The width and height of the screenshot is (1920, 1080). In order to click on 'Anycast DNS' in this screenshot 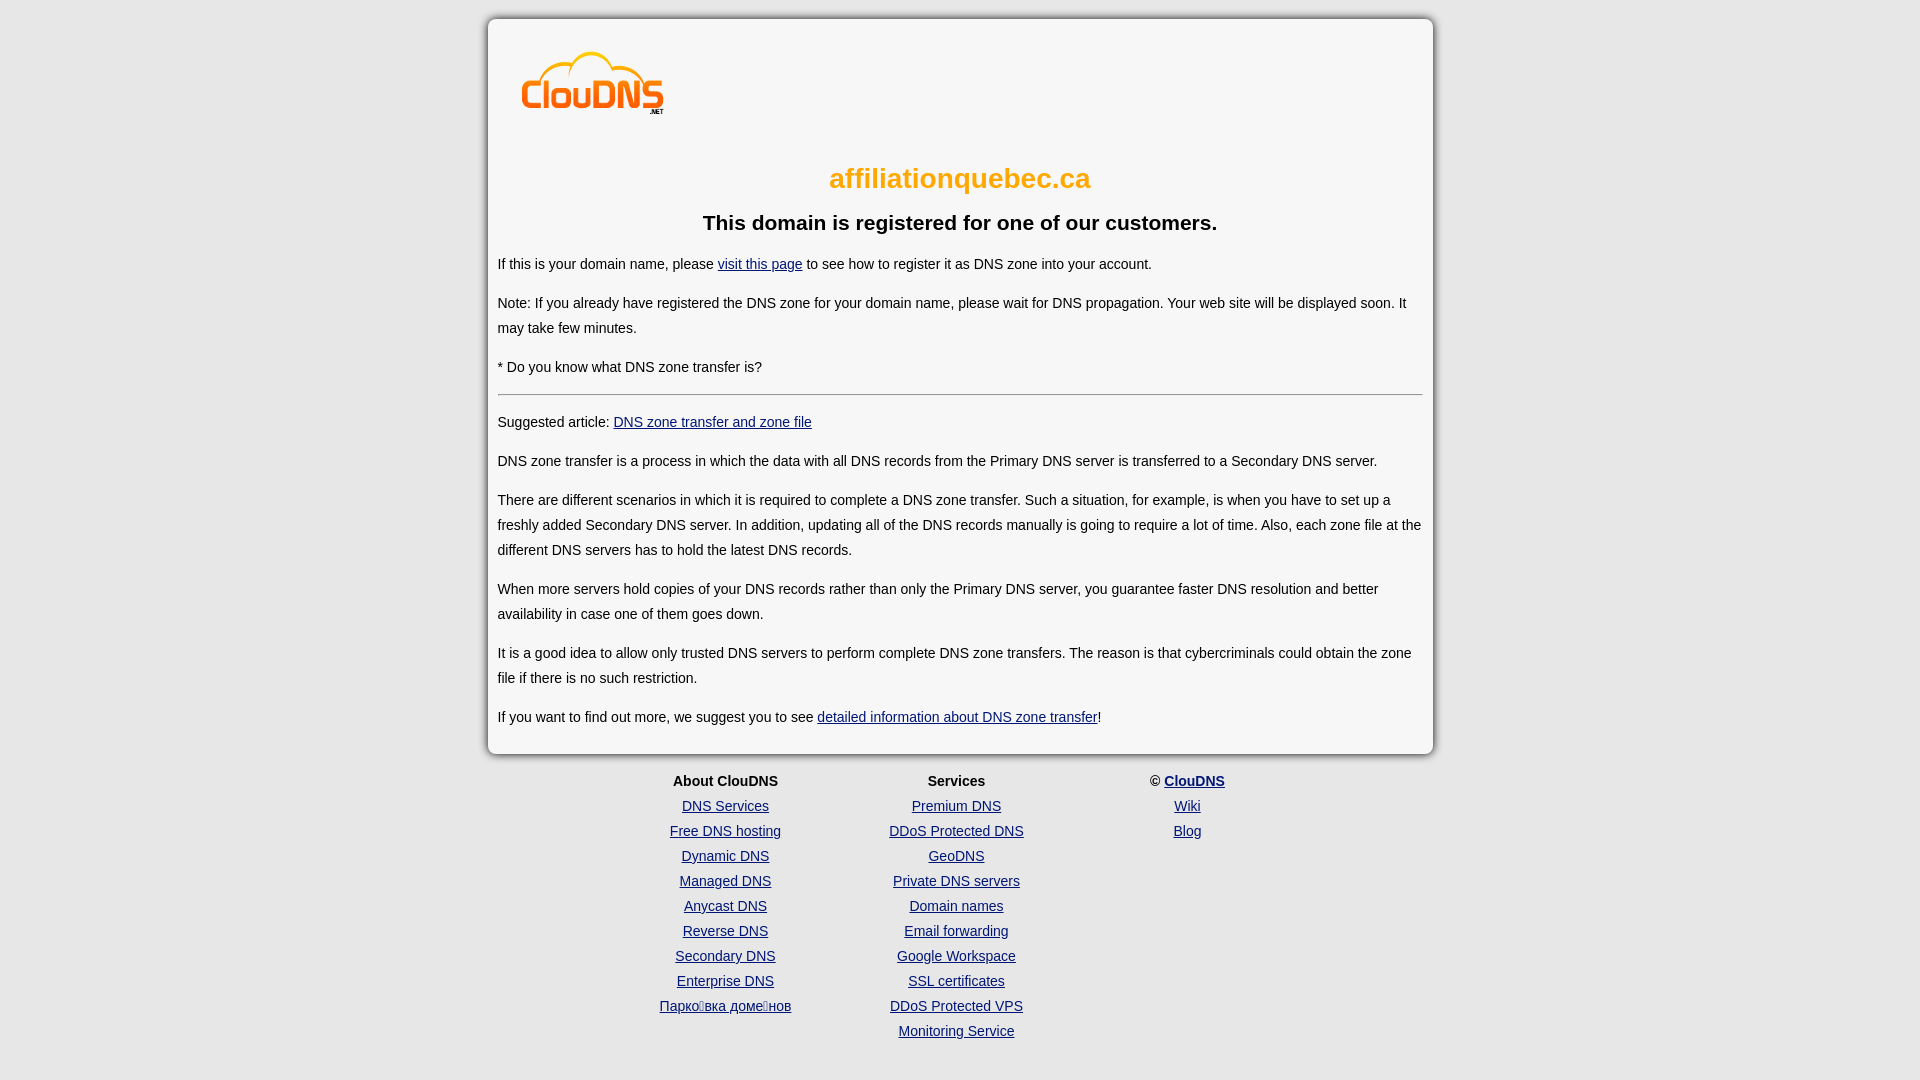, I will do `click(724, 906)`.